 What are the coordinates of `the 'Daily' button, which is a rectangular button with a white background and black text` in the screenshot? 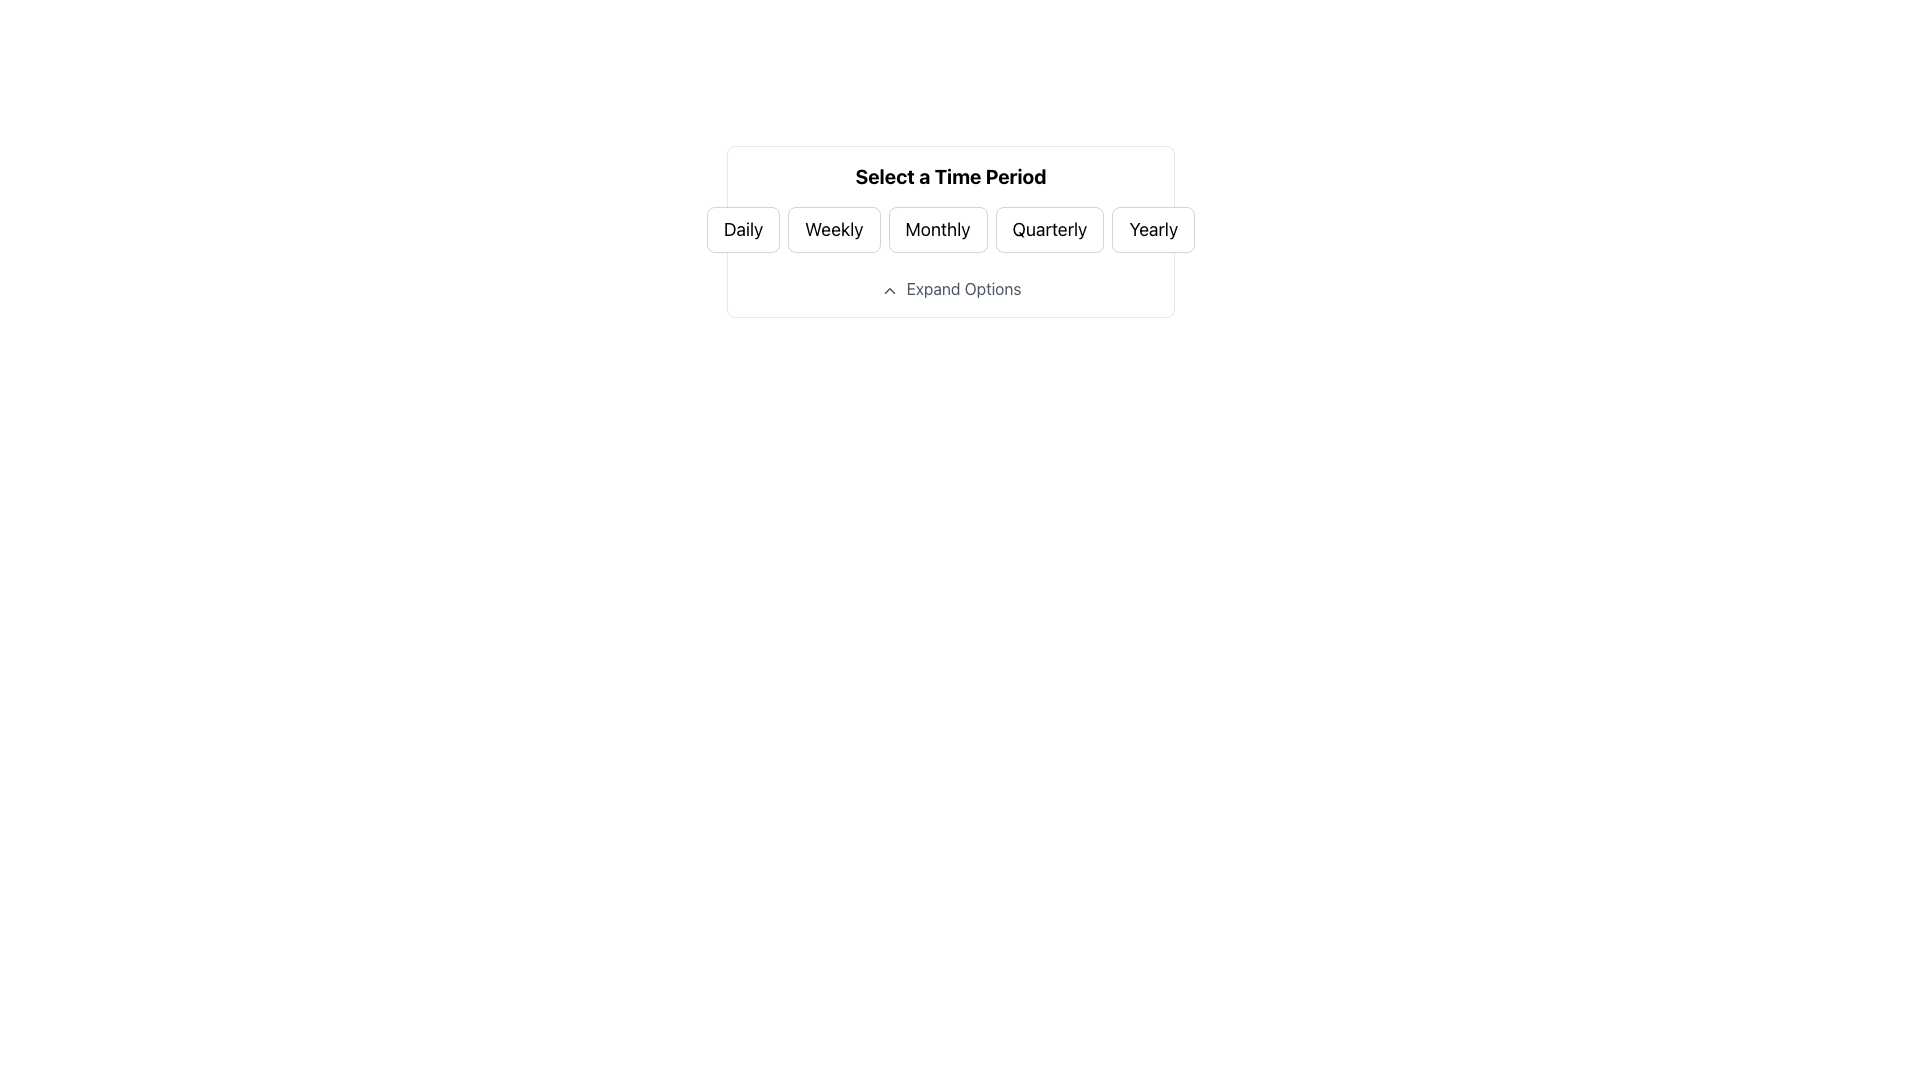 It's located at (742, 229).